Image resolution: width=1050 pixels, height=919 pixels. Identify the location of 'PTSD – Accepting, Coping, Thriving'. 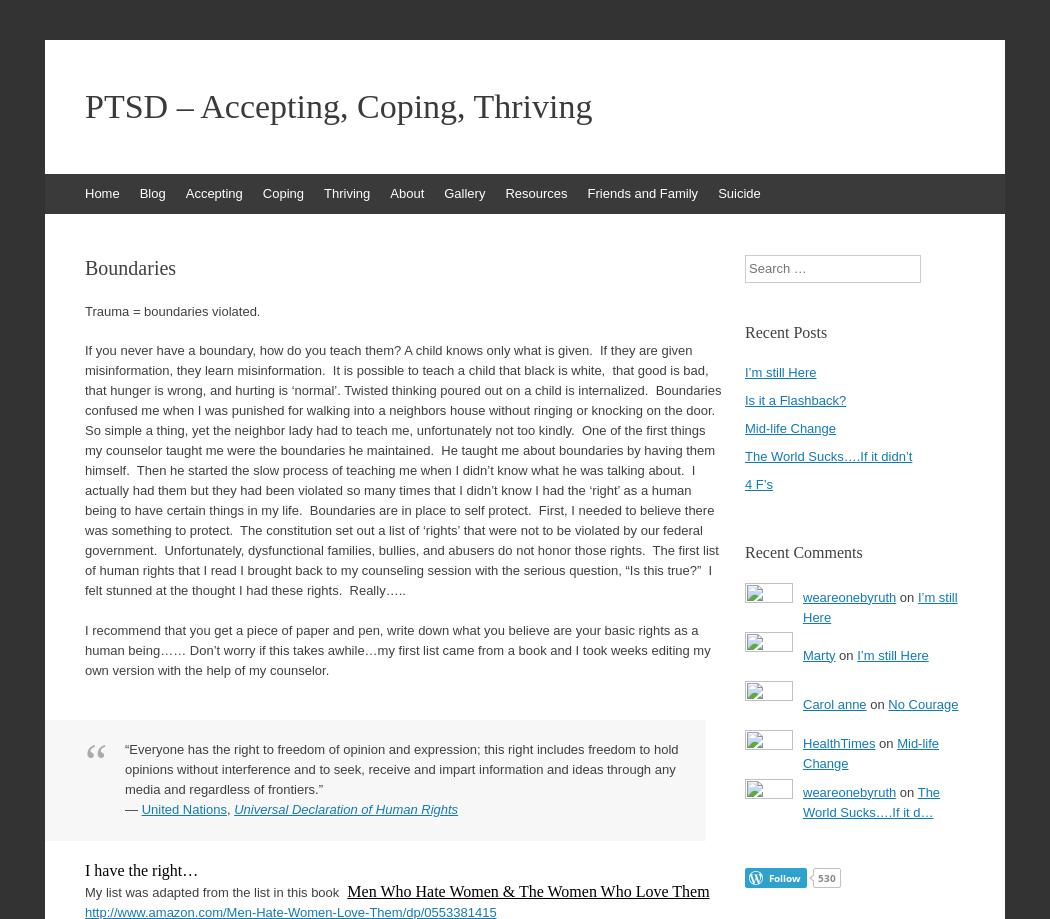
(85, 105).